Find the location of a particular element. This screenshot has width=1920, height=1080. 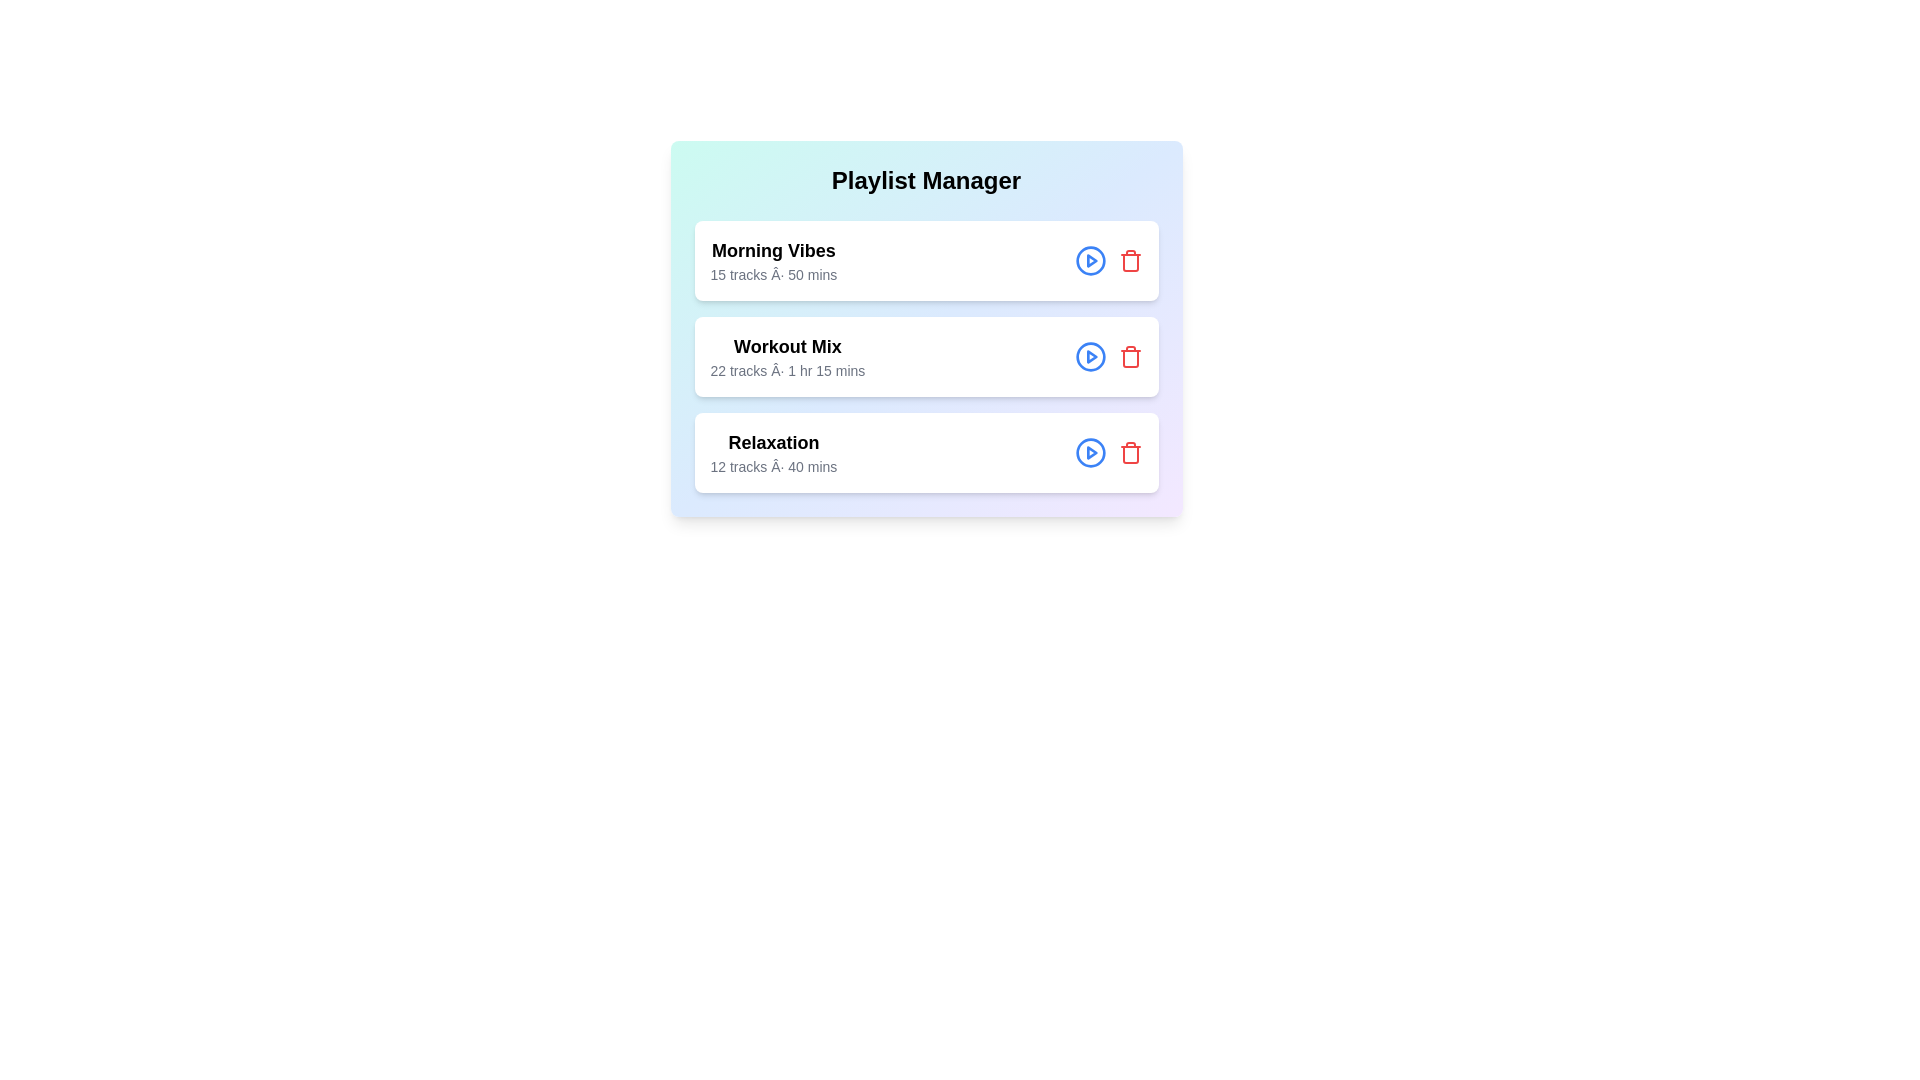

the delete button for the playlist titled 'Workout Mix' is located at coordinates (1130, 356).